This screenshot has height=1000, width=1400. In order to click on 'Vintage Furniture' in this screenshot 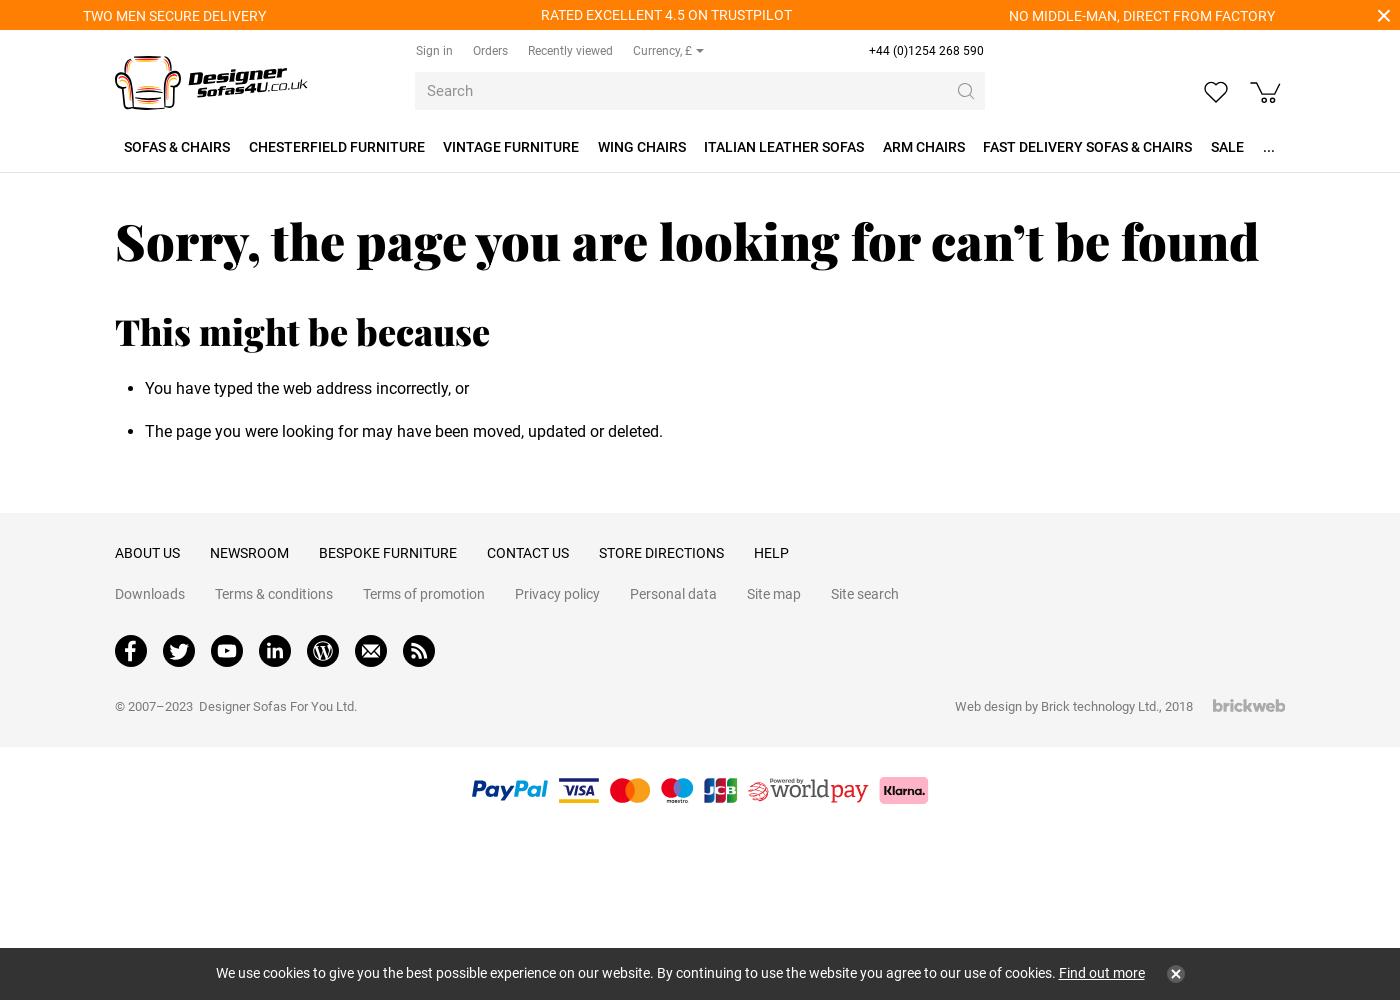, I will do `click(511, 147)`.